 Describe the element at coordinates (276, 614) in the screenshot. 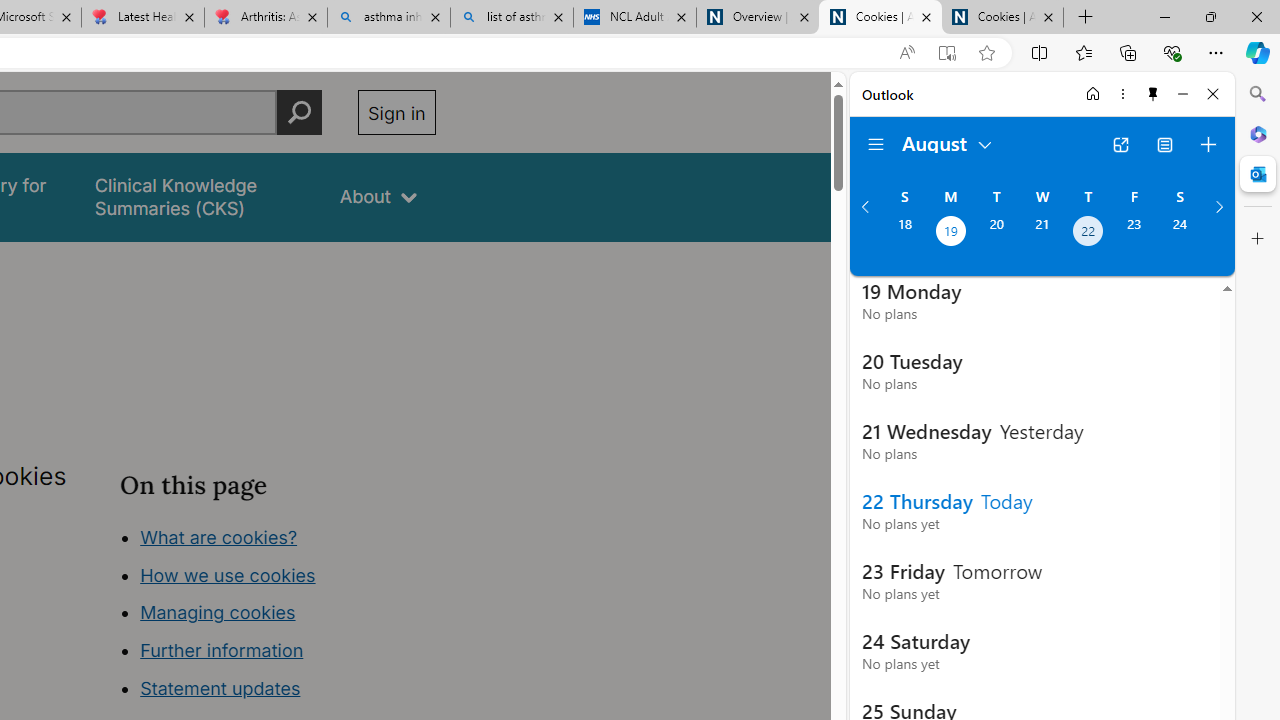

I see `'Class: in-page-nav__list'` at that location.